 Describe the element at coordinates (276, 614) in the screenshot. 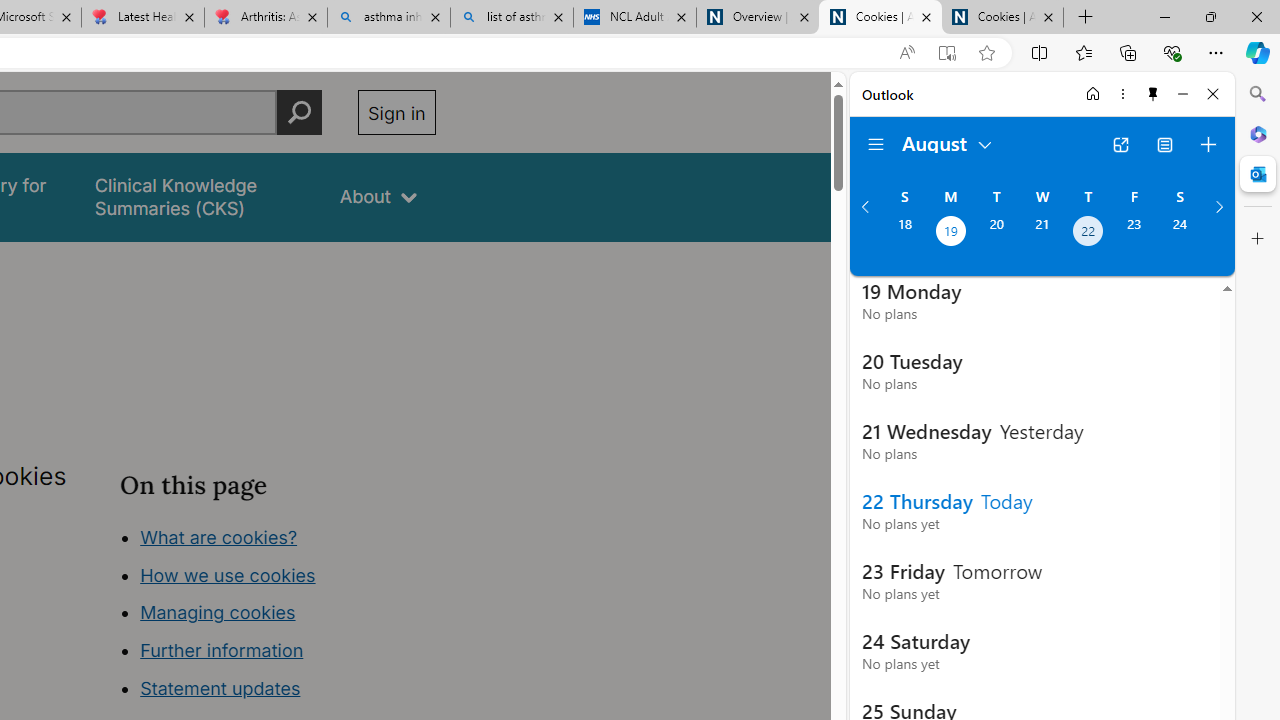

I see `'Class: in-page-nav__list'` at that location.